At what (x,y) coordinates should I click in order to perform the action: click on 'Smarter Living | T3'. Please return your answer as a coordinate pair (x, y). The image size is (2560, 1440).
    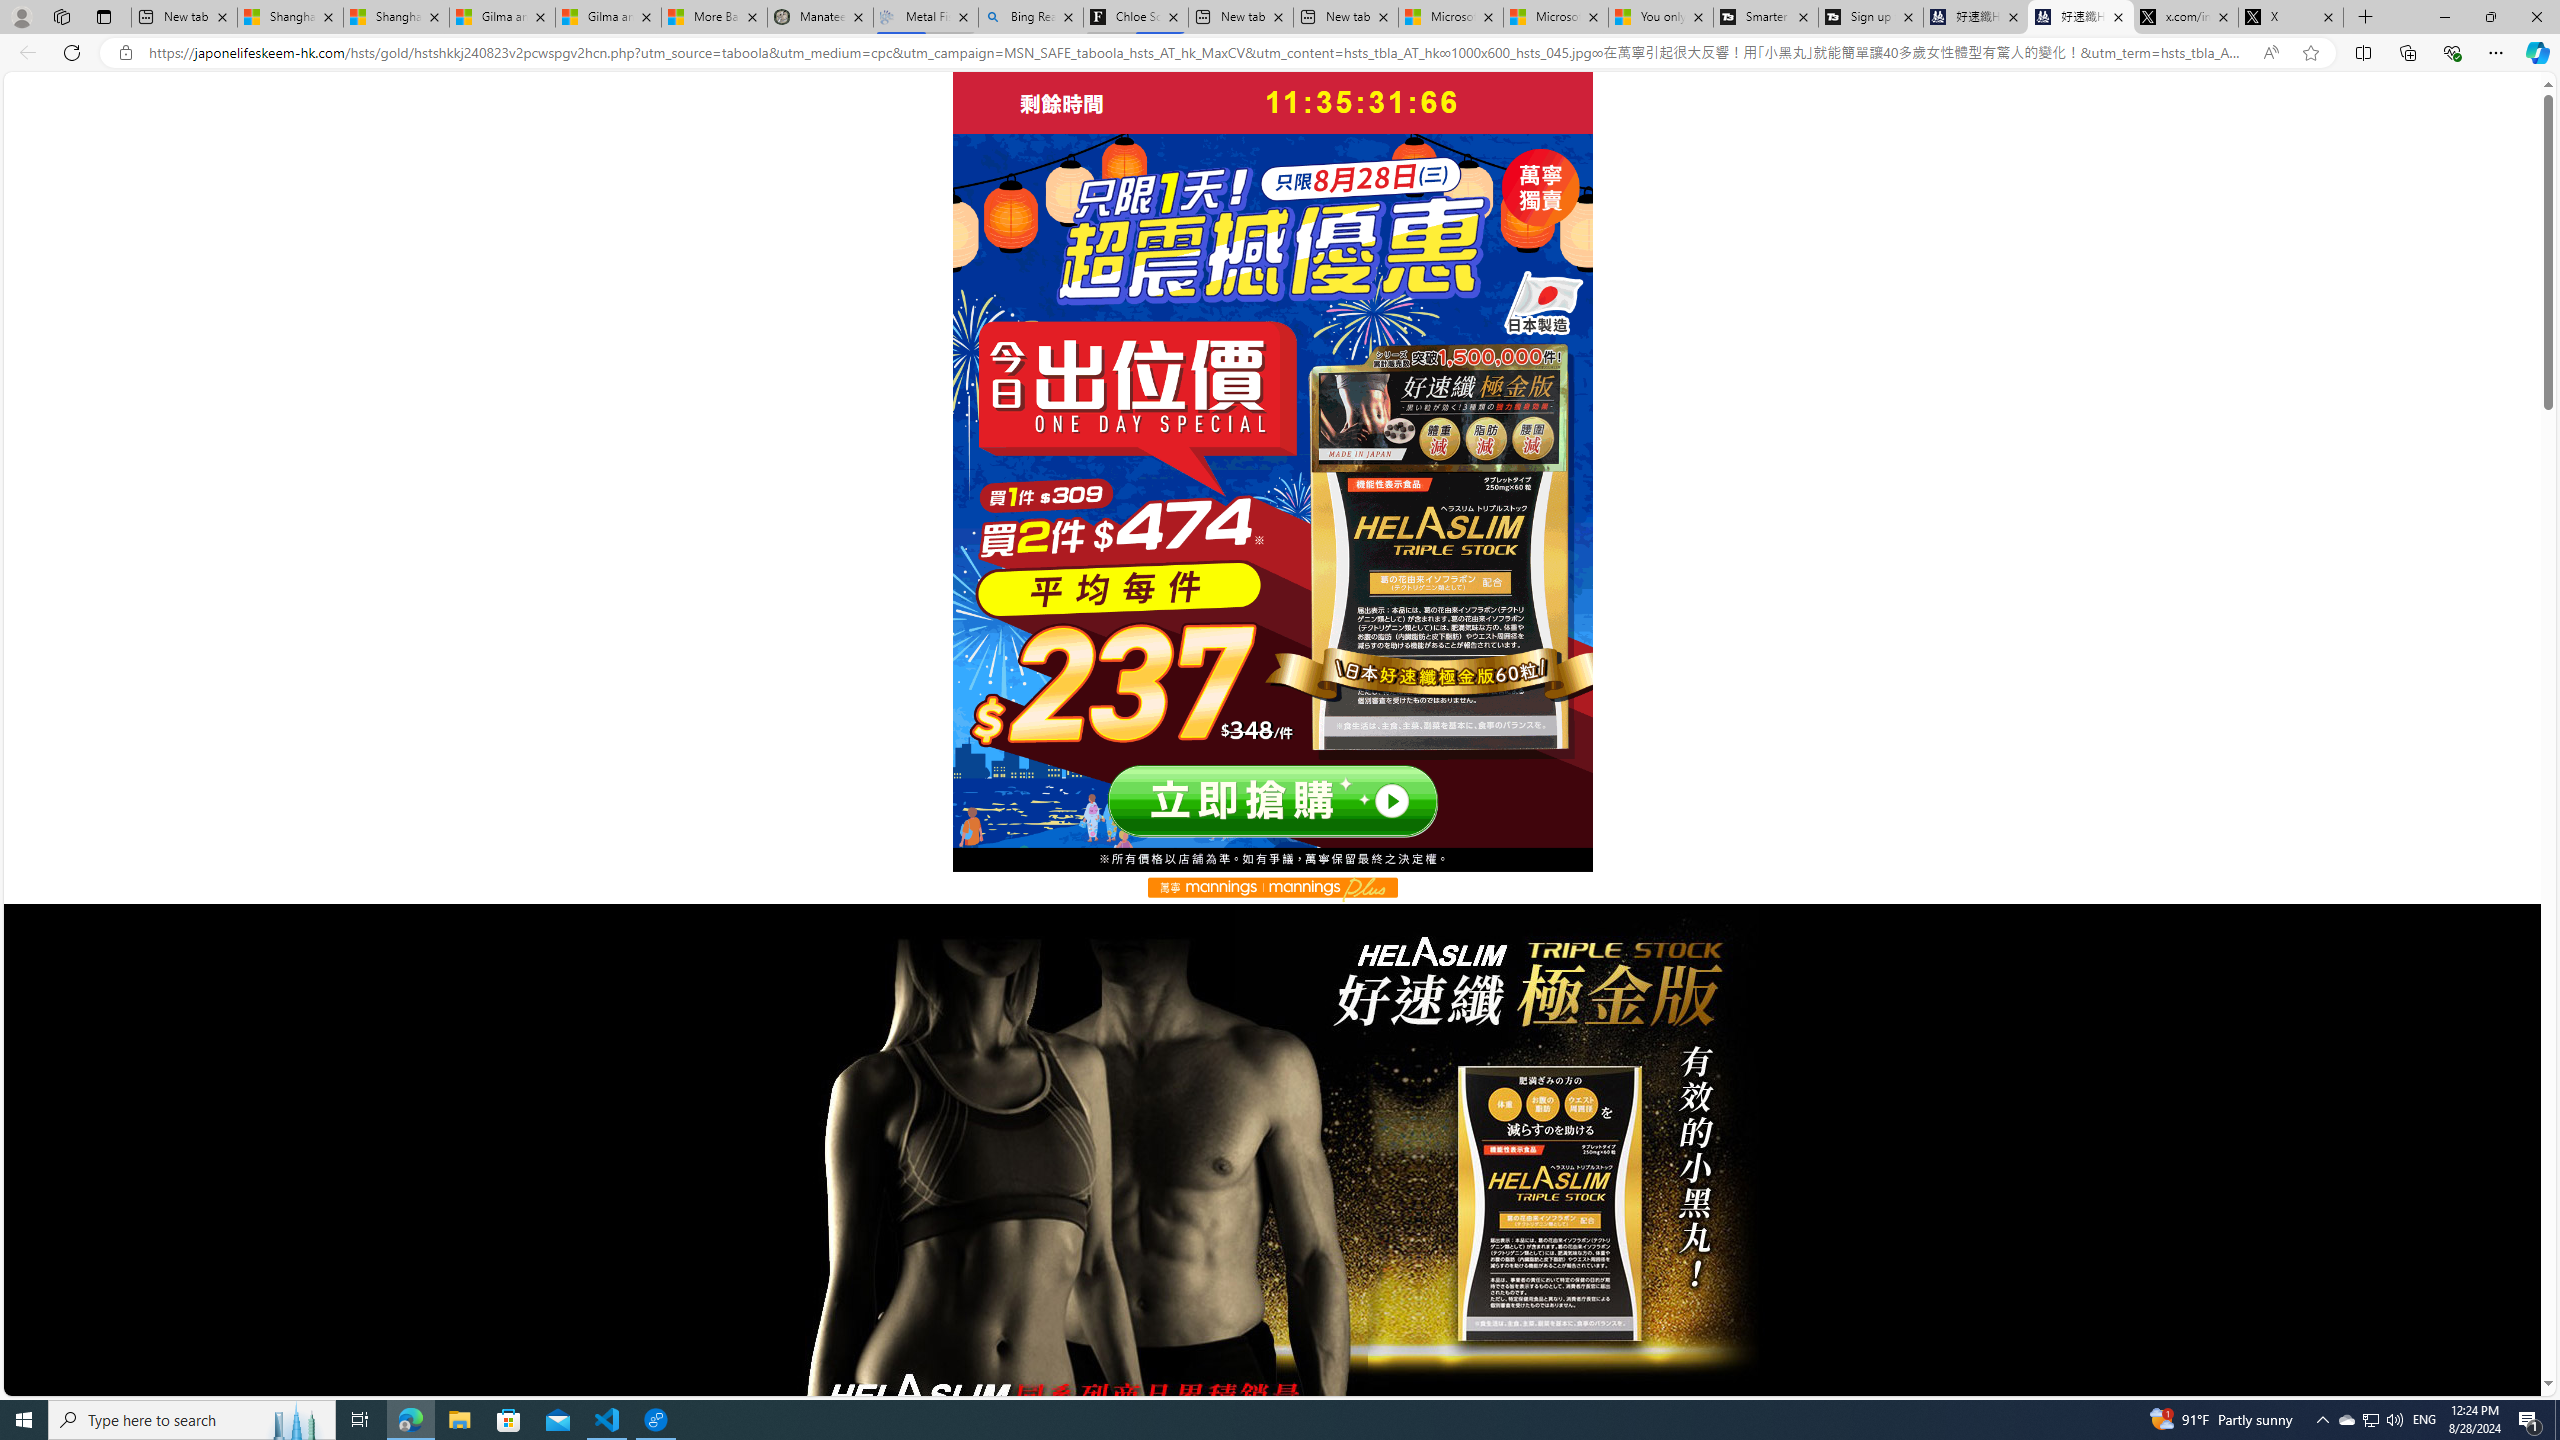
    Looking at the image, I should click on (1765, 16).